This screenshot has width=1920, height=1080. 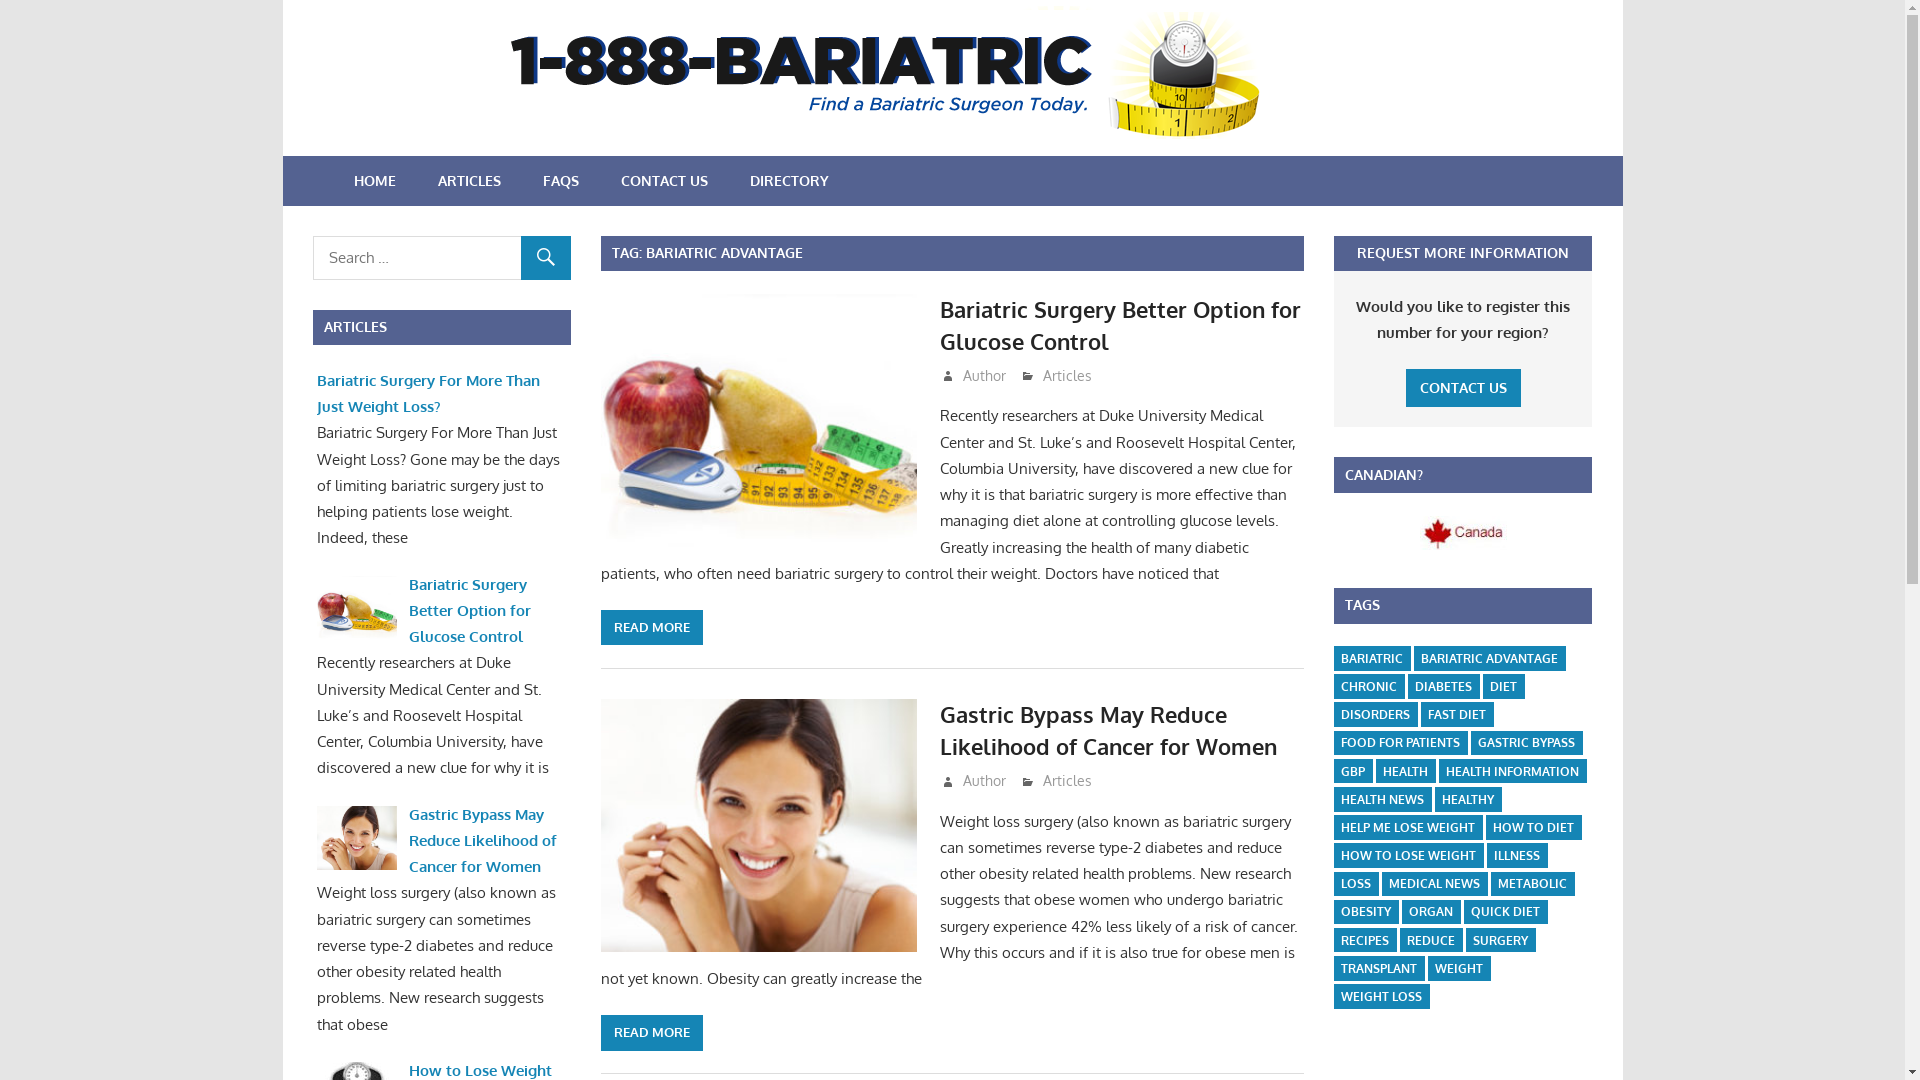 I want to click on 'HEALTHY', so click(x=1468, y=798).